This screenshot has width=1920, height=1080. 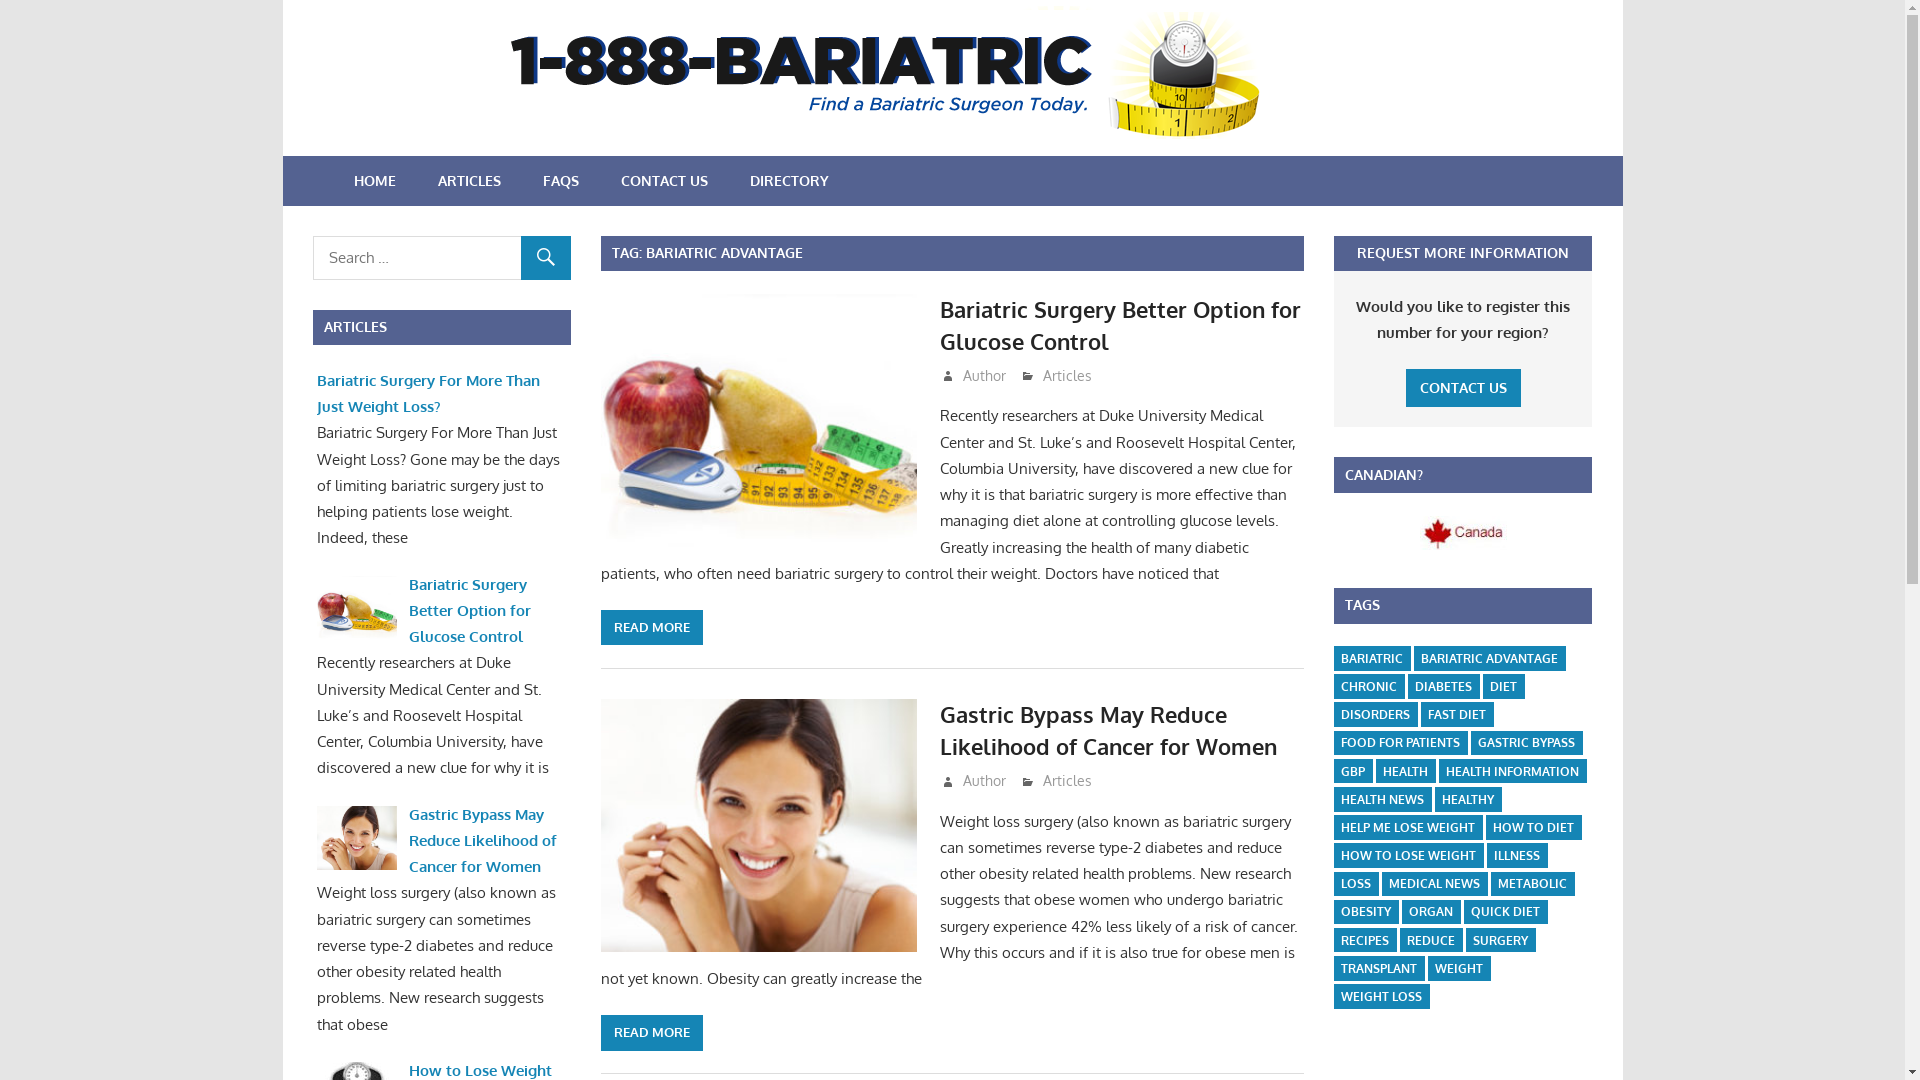 I want to click on 'HEALTHY', so click(x=1468, y=798).